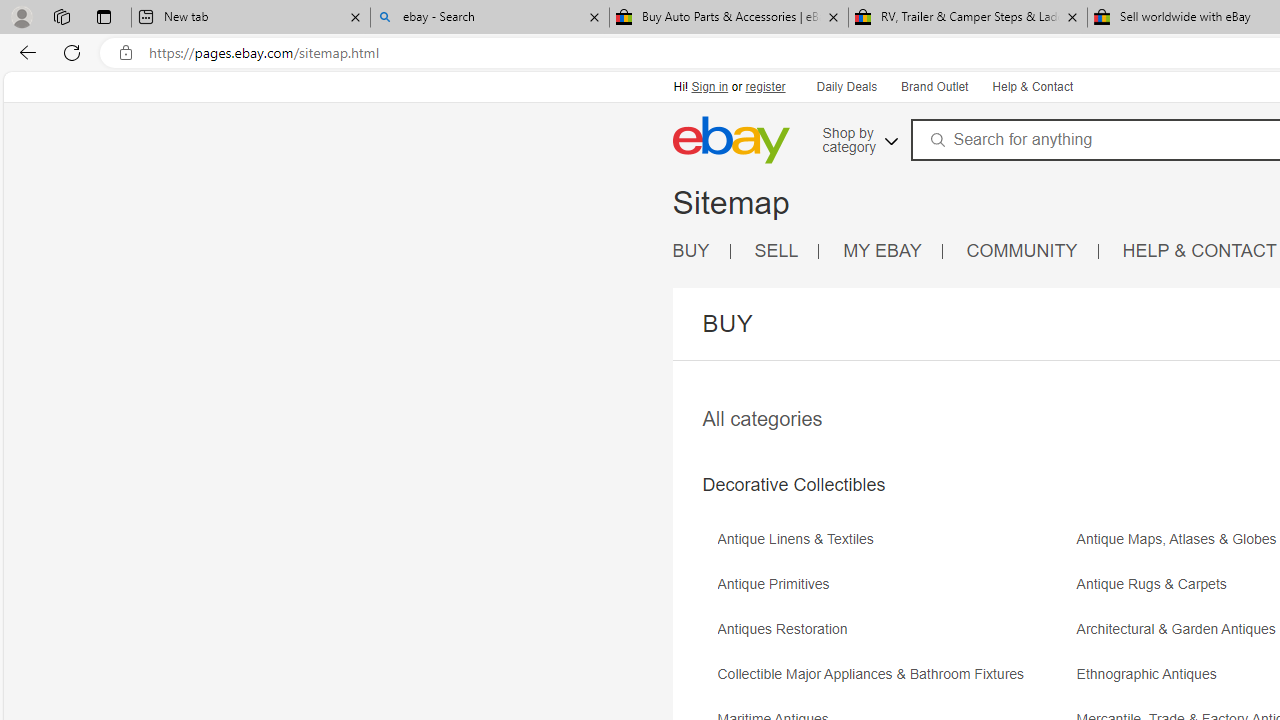 Image resolution: width=1280 pixels, height=720 pixels. I want to click on 'BUY', so click(691, 249).